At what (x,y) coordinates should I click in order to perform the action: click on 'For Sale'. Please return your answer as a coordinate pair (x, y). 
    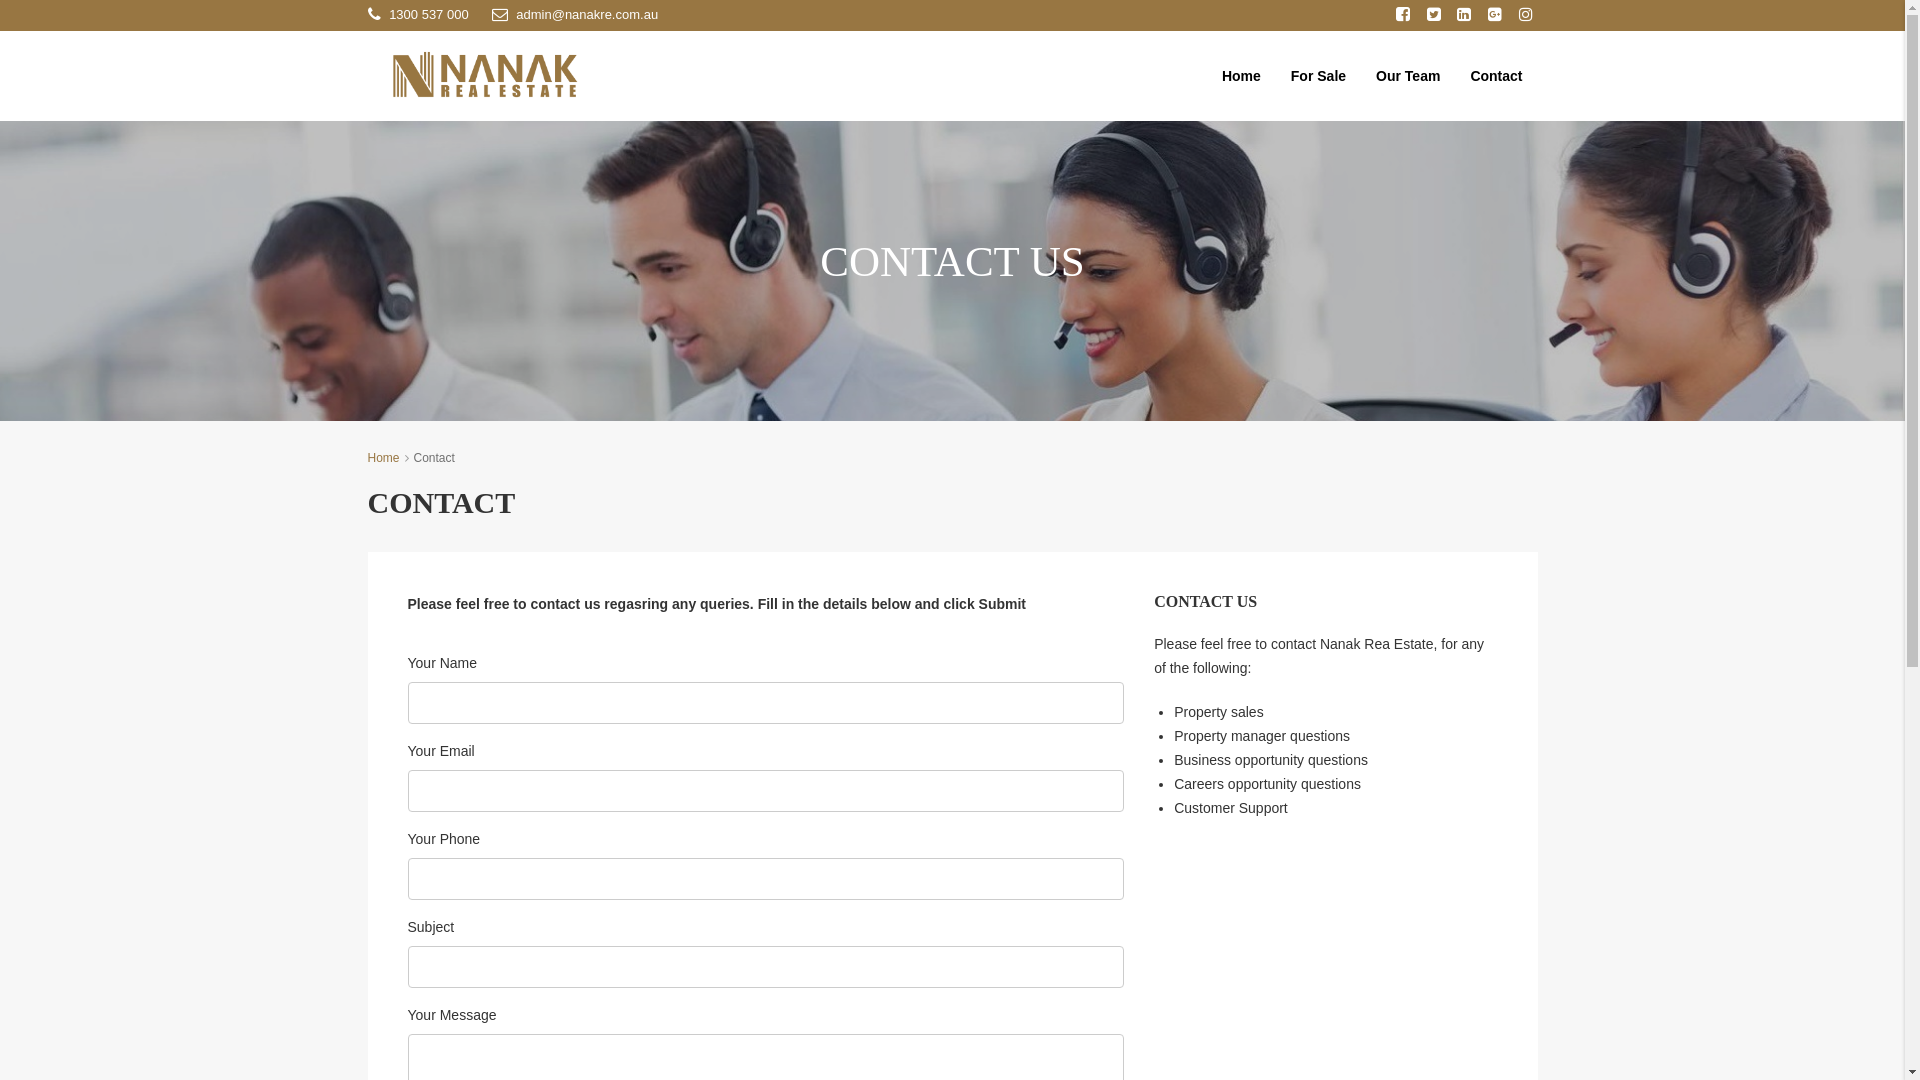
    Looking at the image, I should click on (1318, 75).